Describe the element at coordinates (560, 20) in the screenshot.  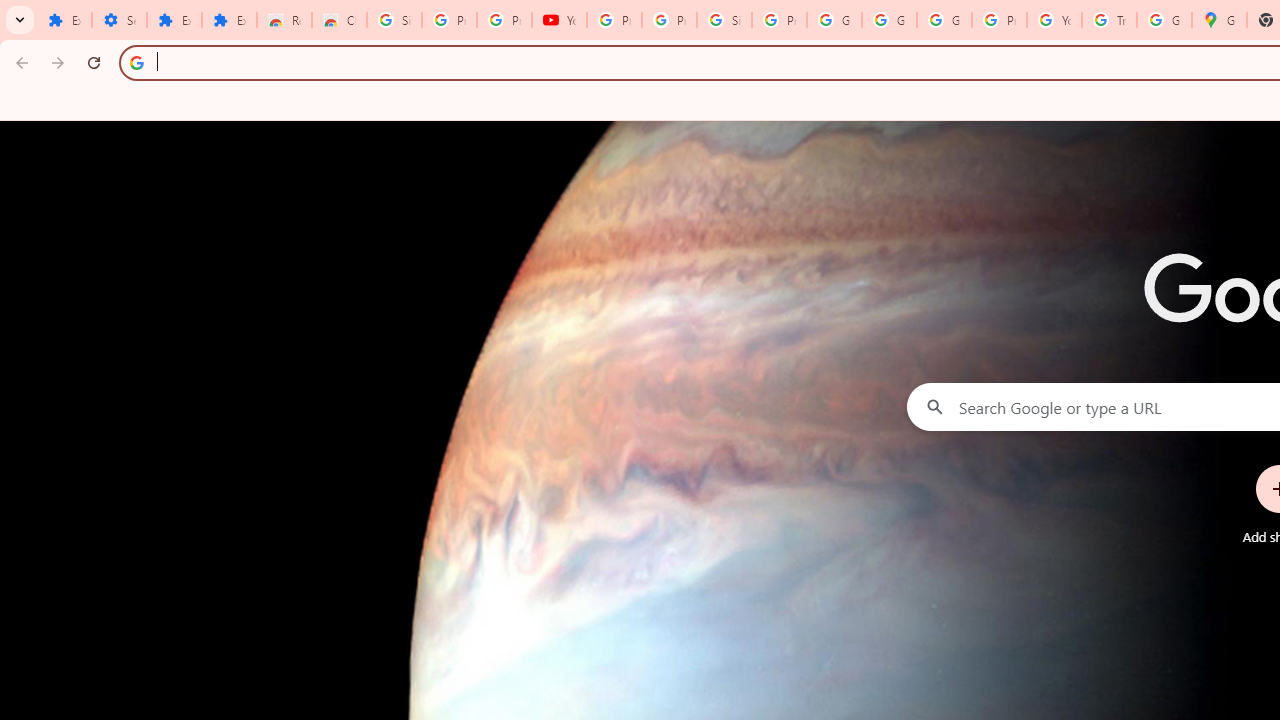
I see `'YouTube'` at that location.